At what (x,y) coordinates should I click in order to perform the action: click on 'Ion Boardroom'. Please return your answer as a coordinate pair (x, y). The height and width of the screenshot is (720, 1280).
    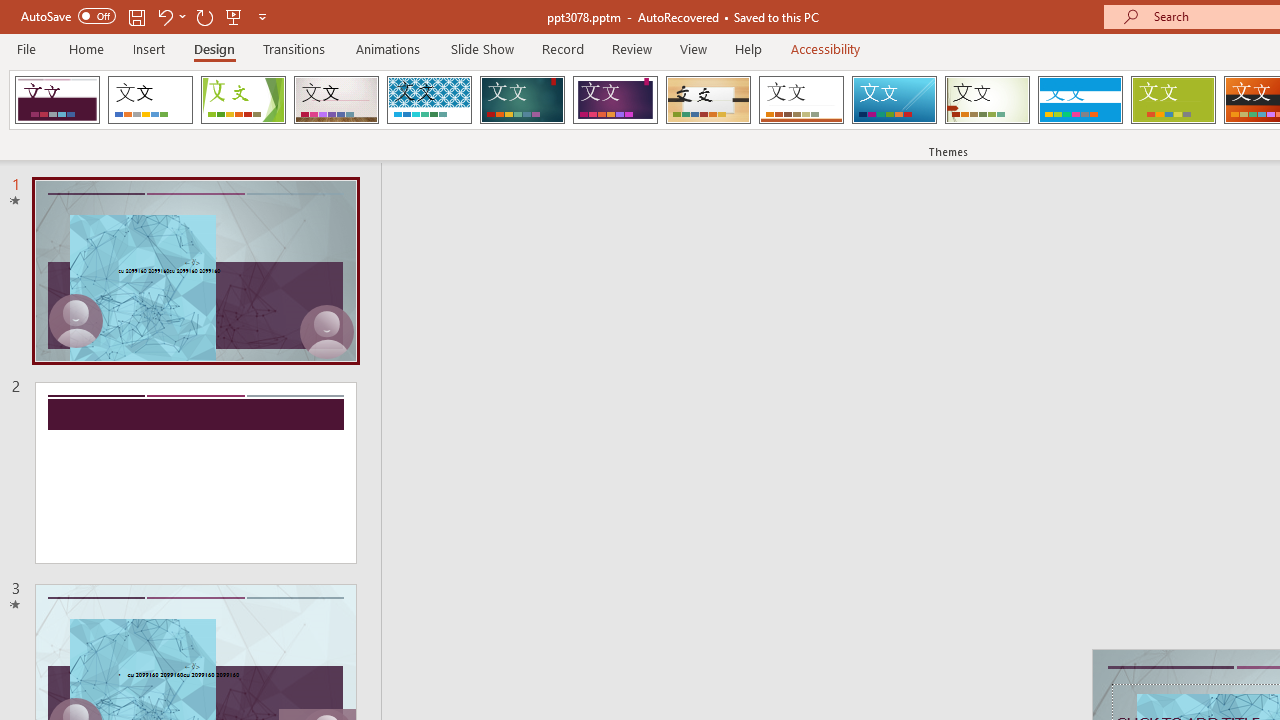
    Looking at the image, I should click on (614, 100).